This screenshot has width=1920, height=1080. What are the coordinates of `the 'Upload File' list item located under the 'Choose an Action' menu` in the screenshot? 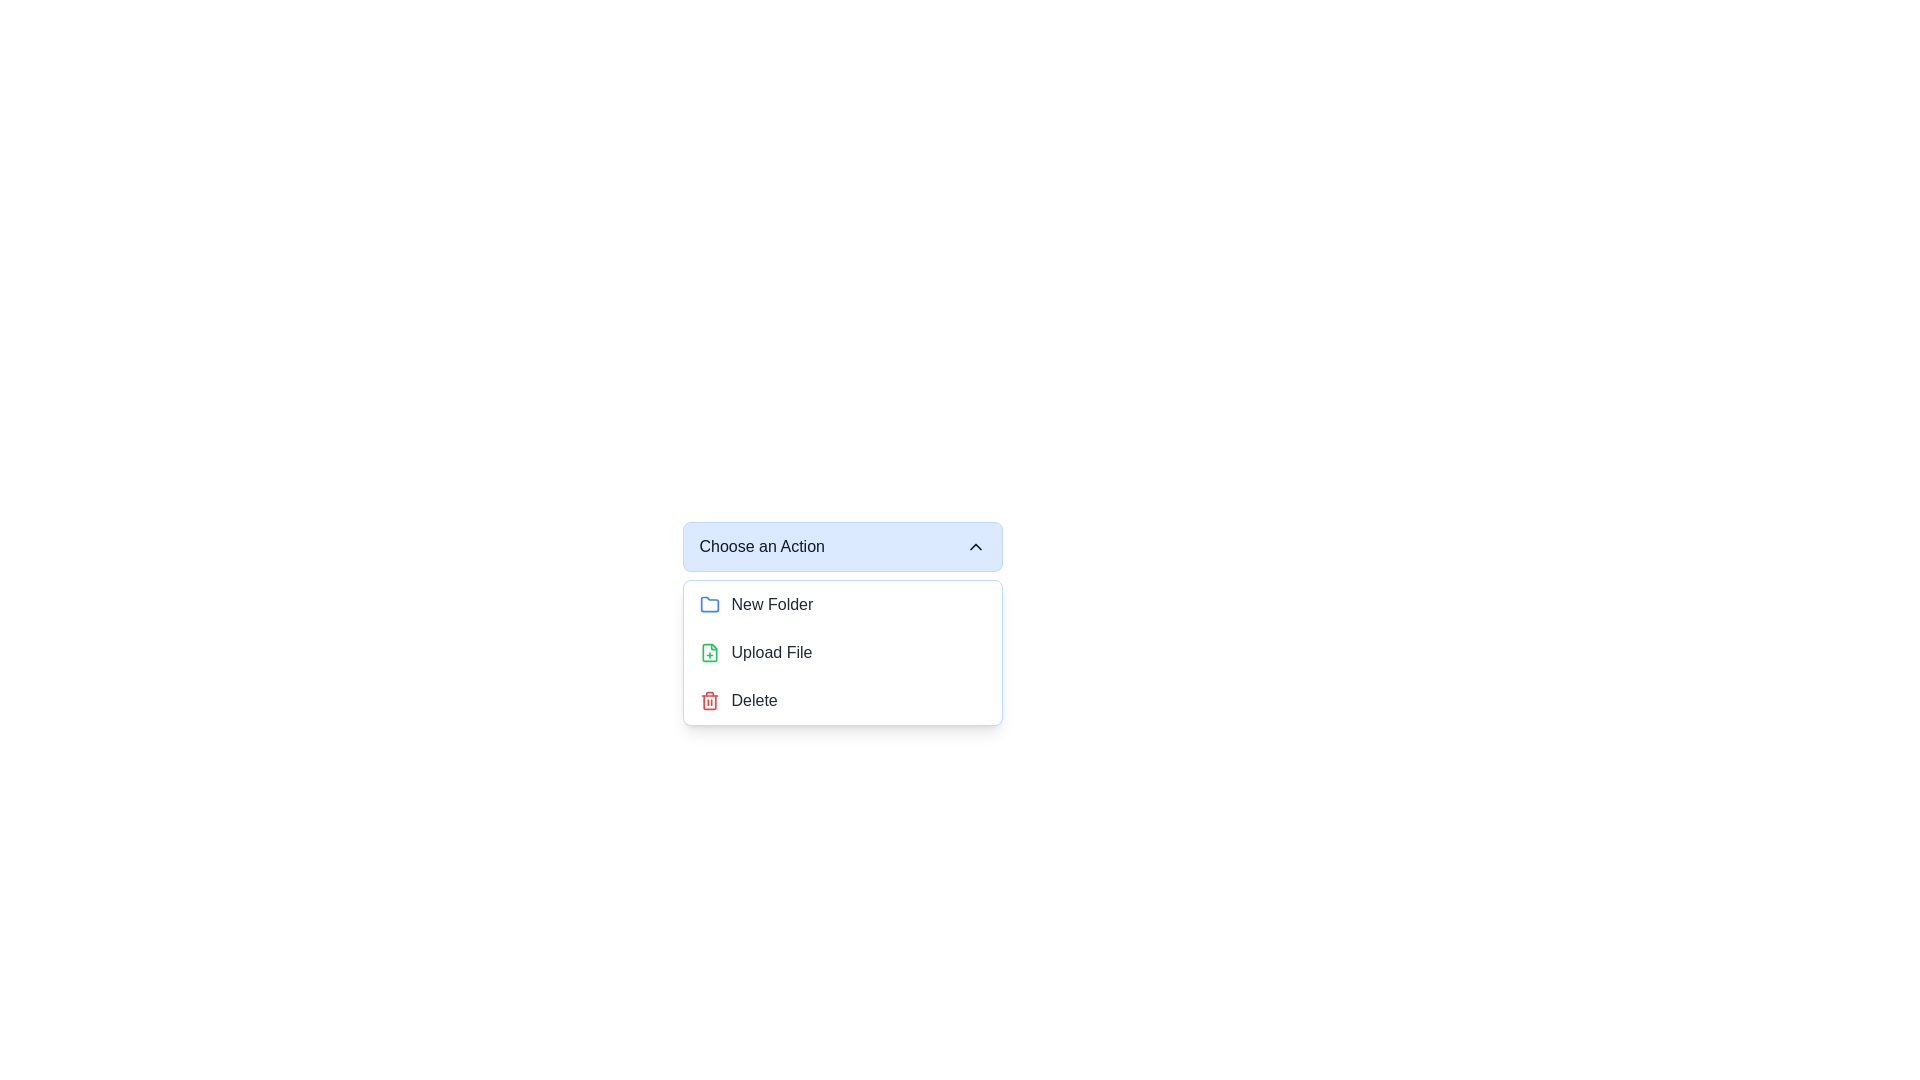 It's located at (842, 652).